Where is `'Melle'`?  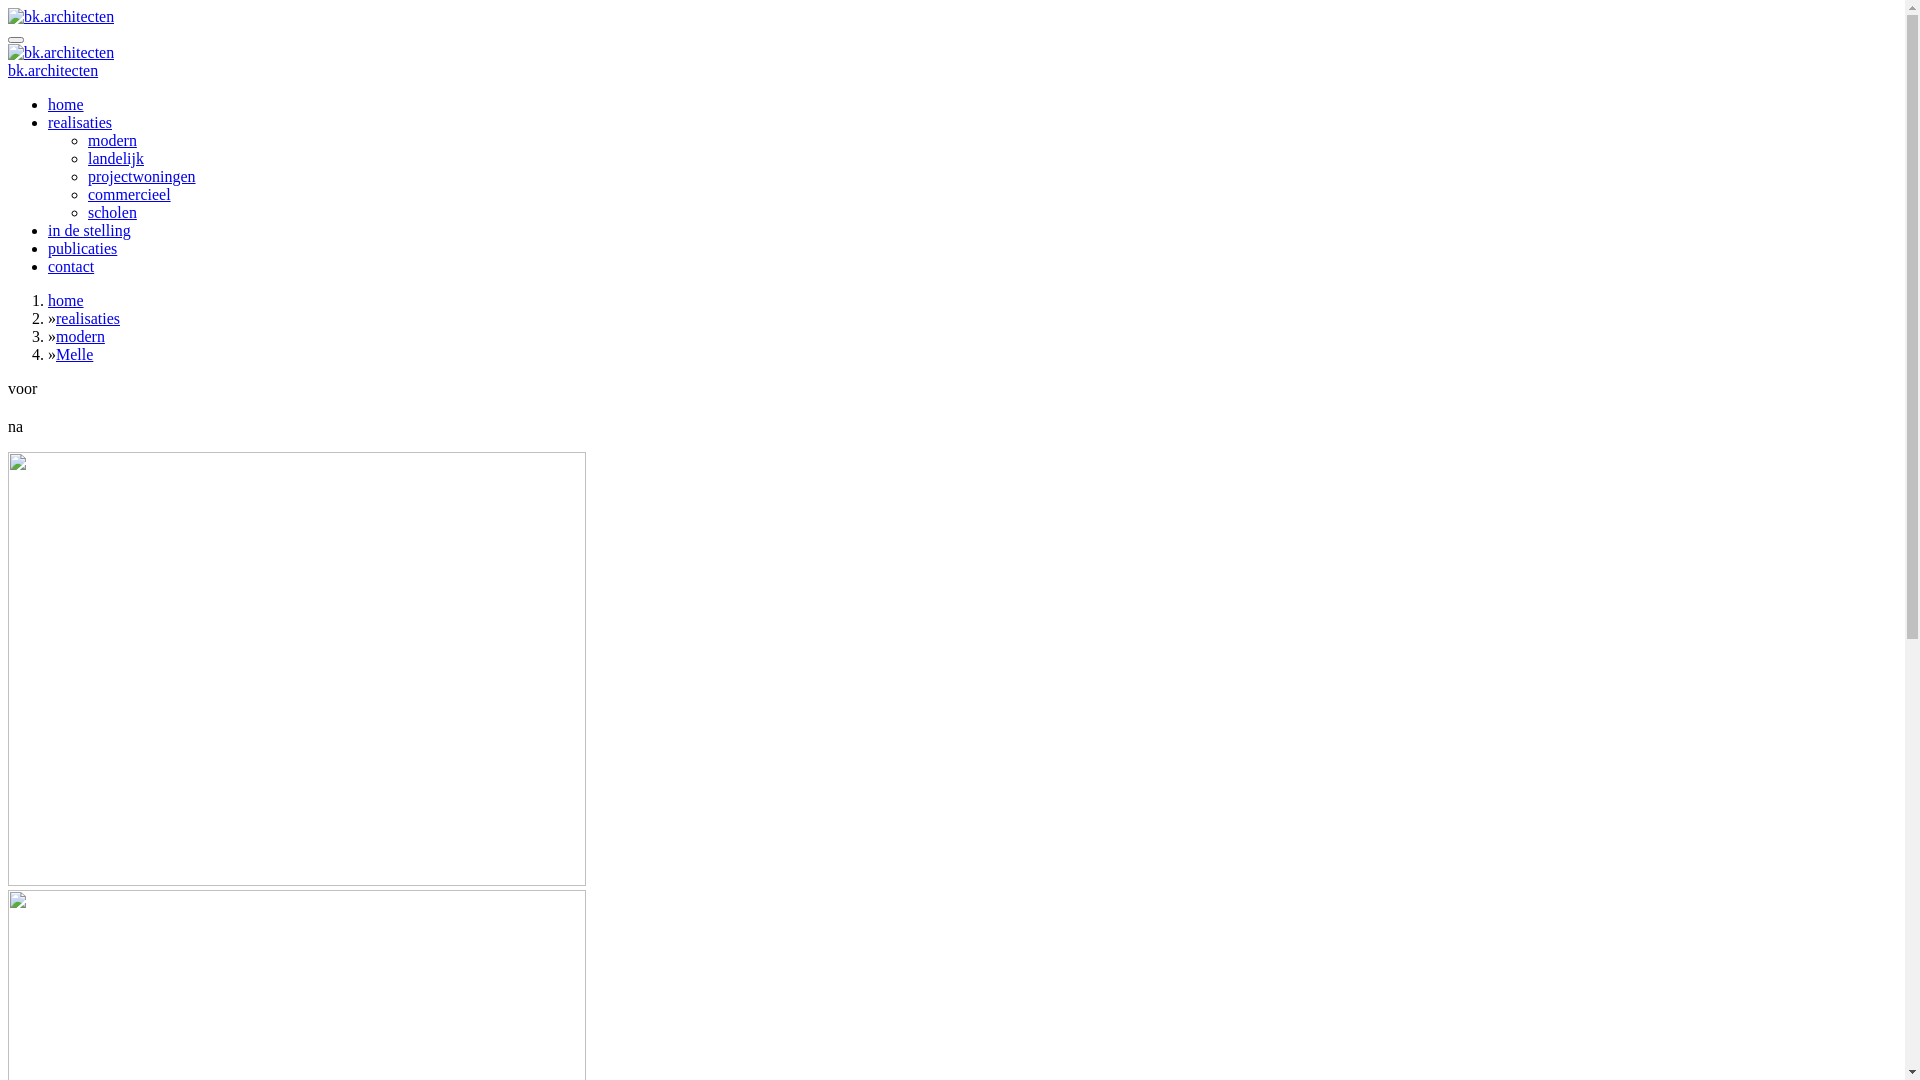 'Melle' is located at coordinates (74, 353).